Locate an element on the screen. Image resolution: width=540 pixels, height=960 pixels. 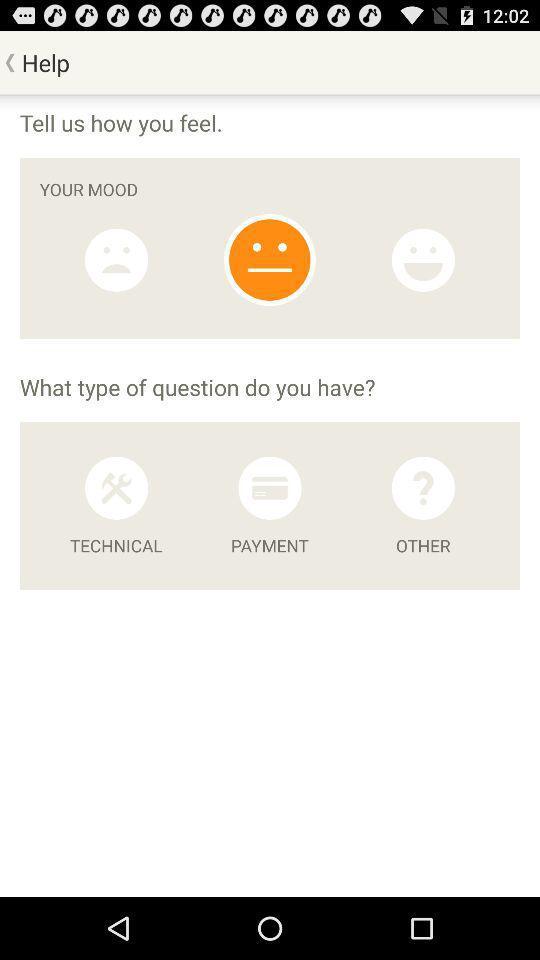
mood option is located at coordinates (269, 259).